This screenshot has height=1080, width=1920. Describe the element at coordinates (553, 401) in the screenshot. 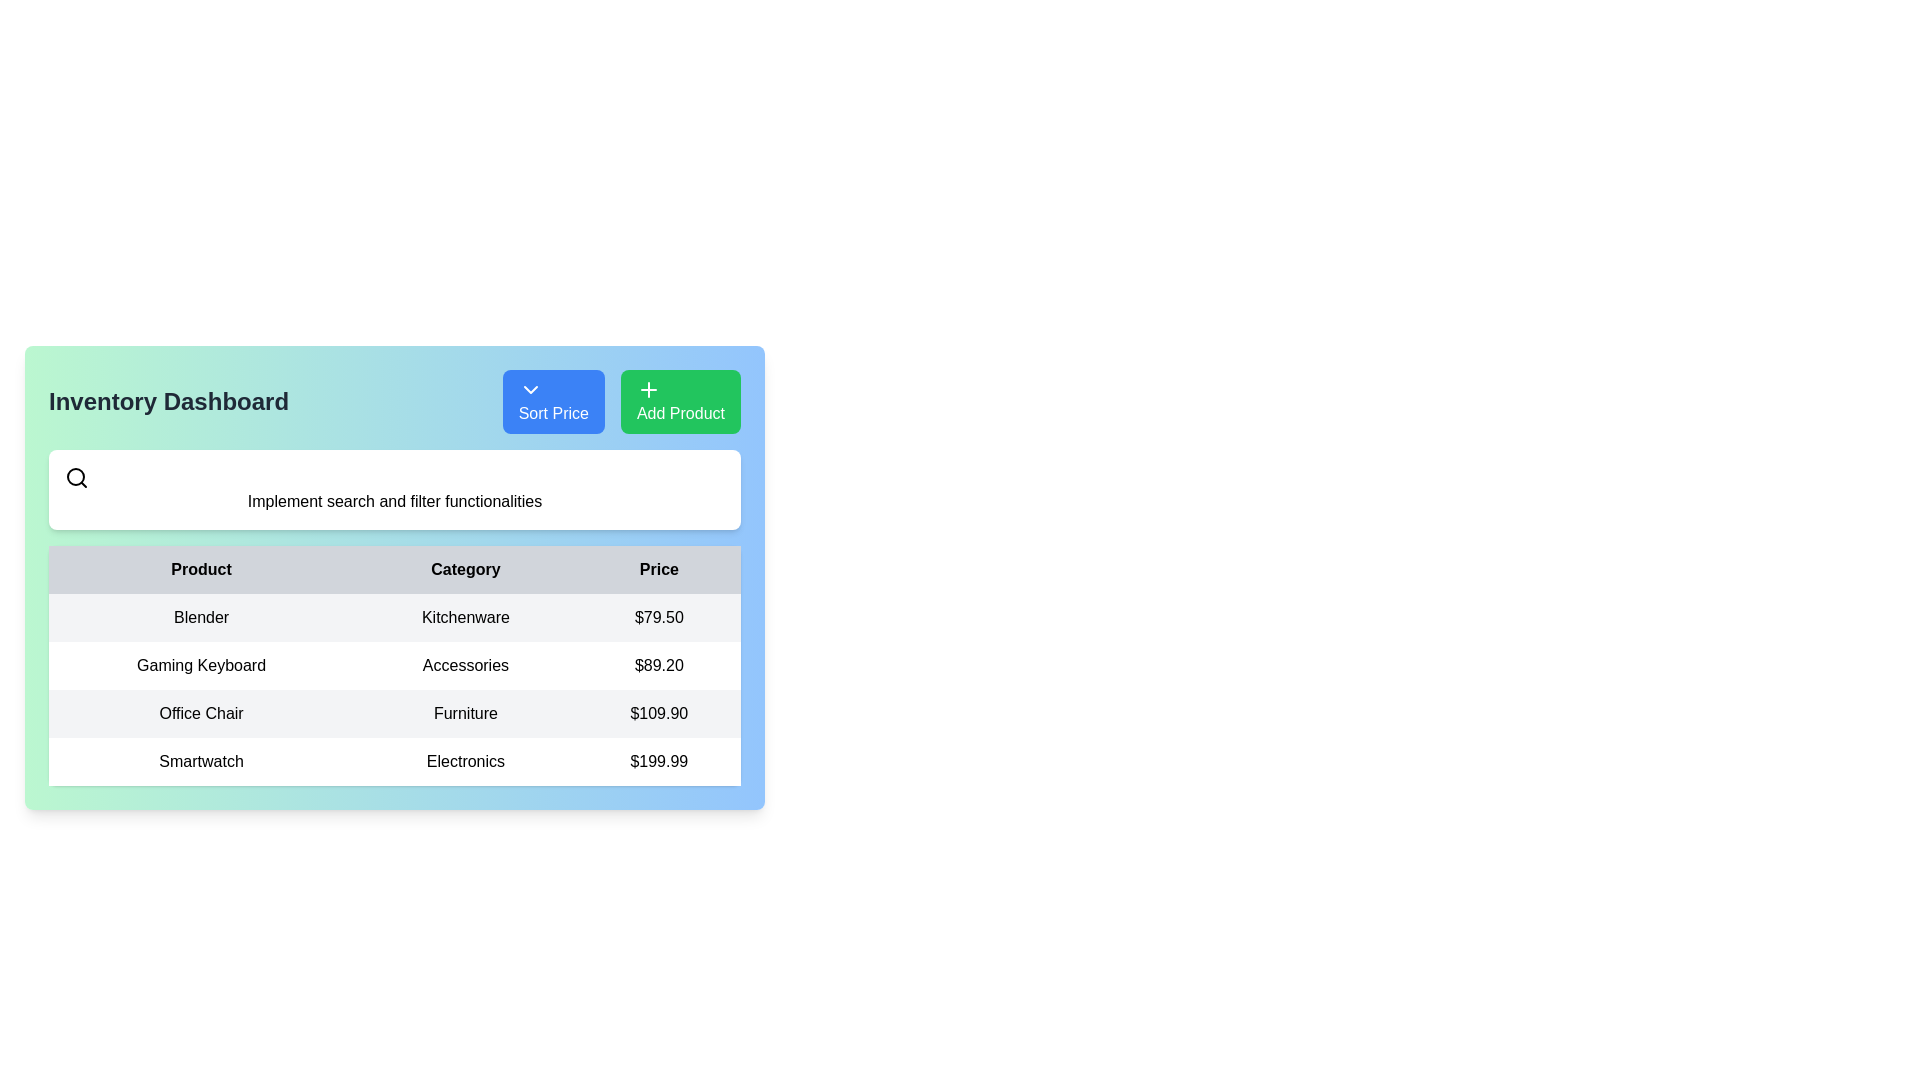

I see `the blue rectangular button labeled 'Sort Price'` at that location.